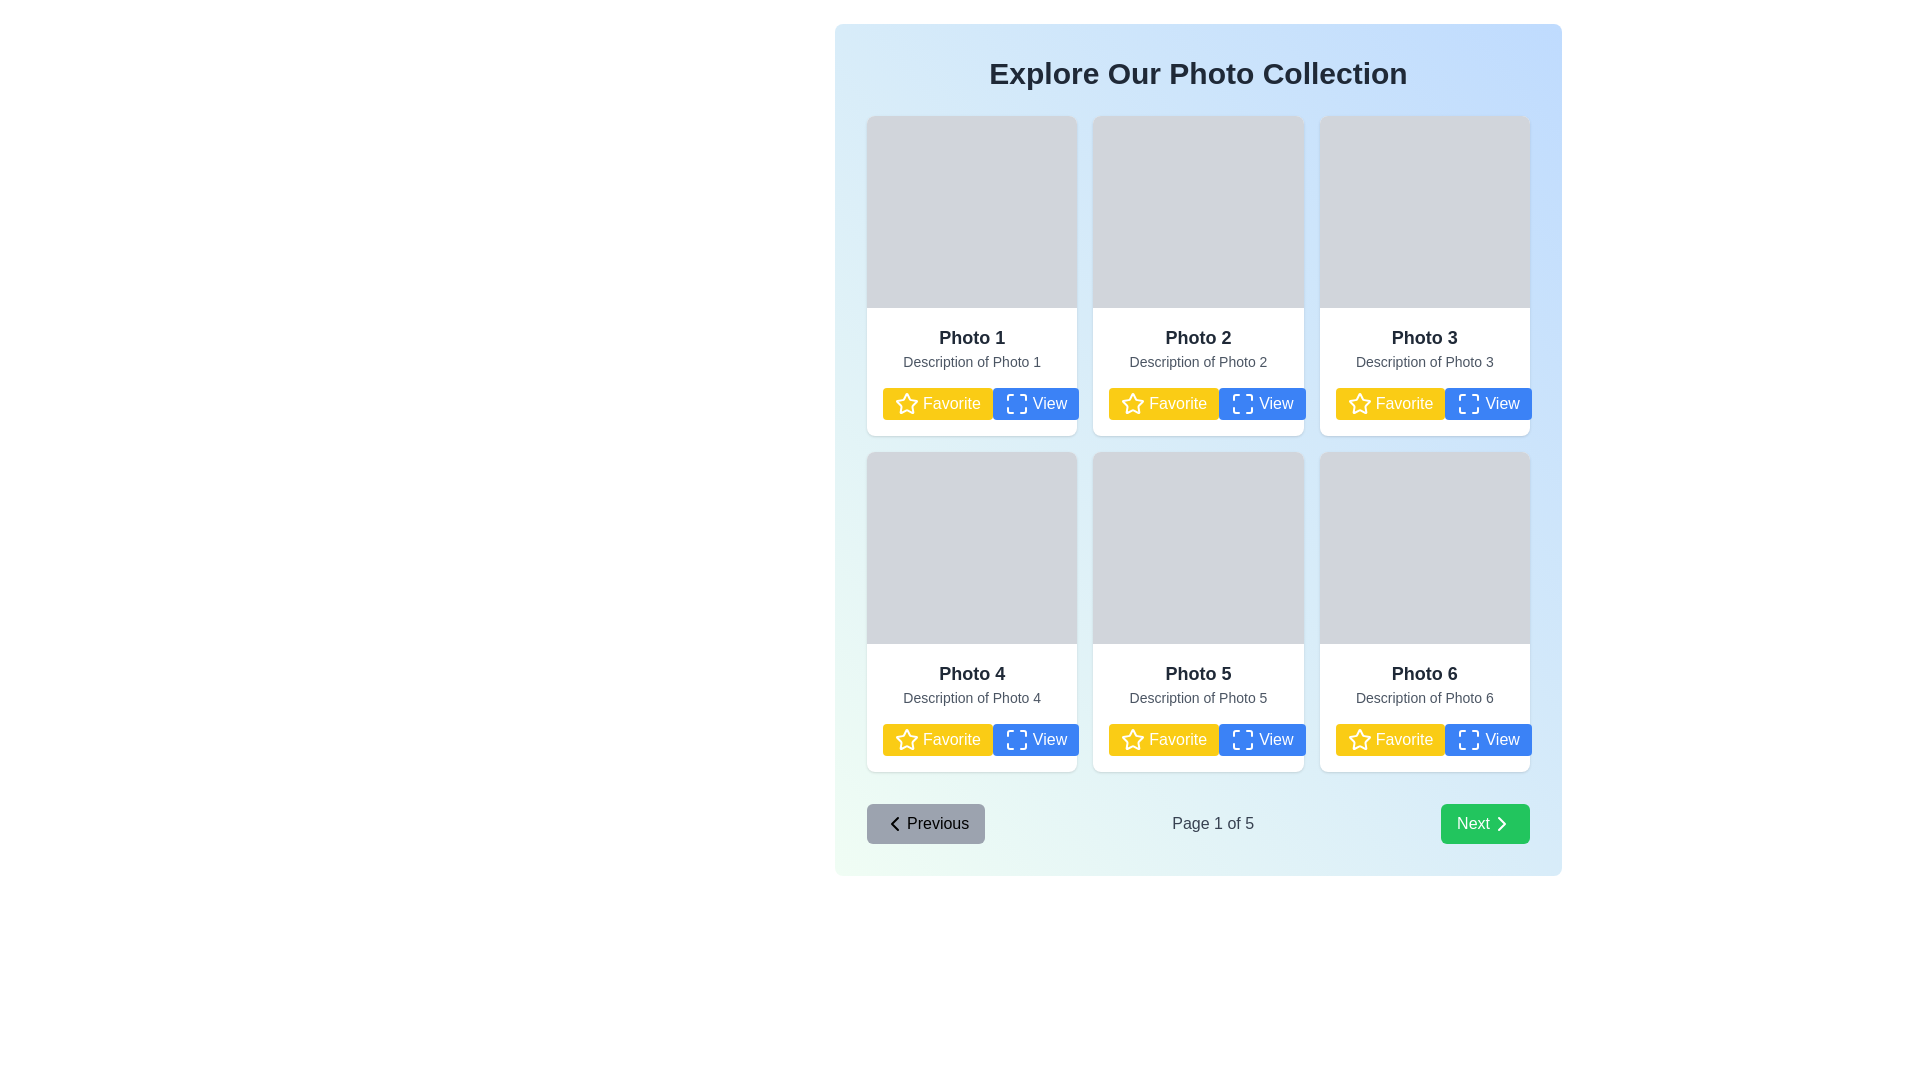  Describe the element at coordinates (925, 824) in the screenshot. I see `the navigation button for the preceding page, located at the bottom left of the main layout, for visual feedback` at that location.